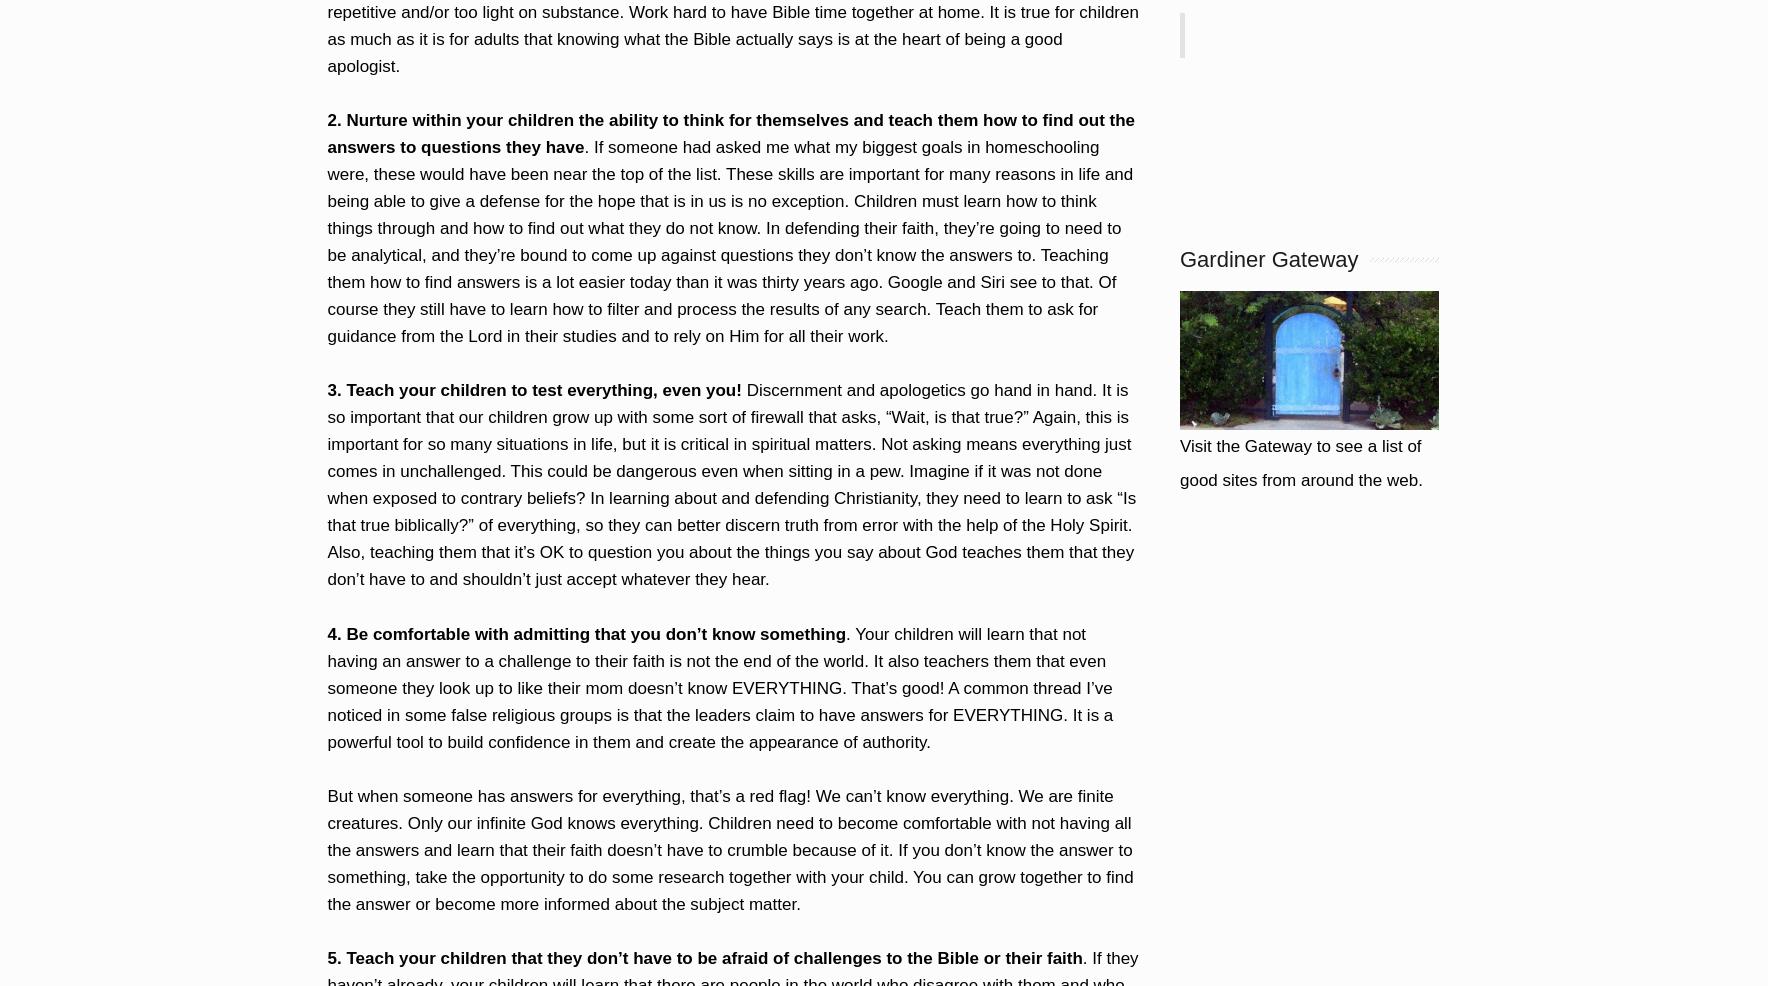 The width and height of the screenshot is (1768, 986). What do you see at coordinates (532, 389) in the screenshot?
I see `'3. Teach your children to test everything, even you!'` at bounding box center [532, 389].